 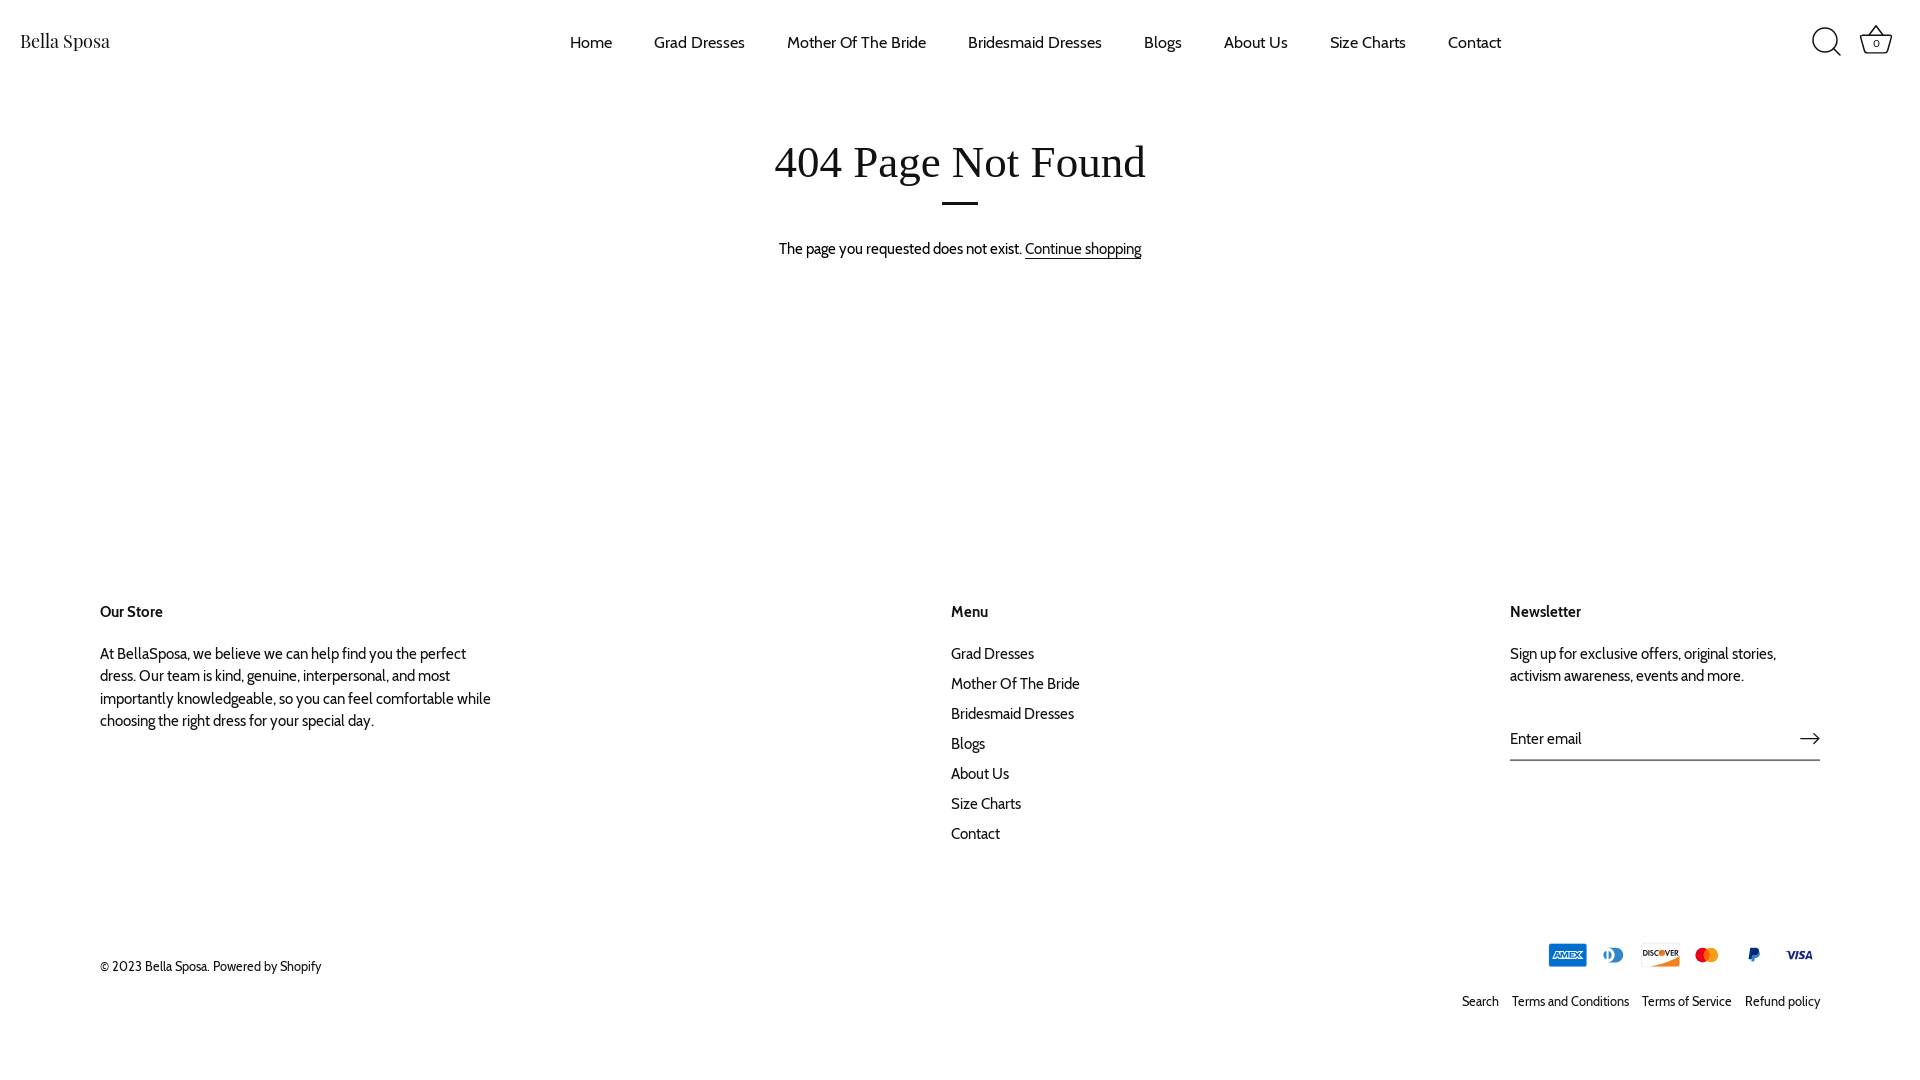 I want to click on 'Grad Dresses', so click(x=700, y=42).